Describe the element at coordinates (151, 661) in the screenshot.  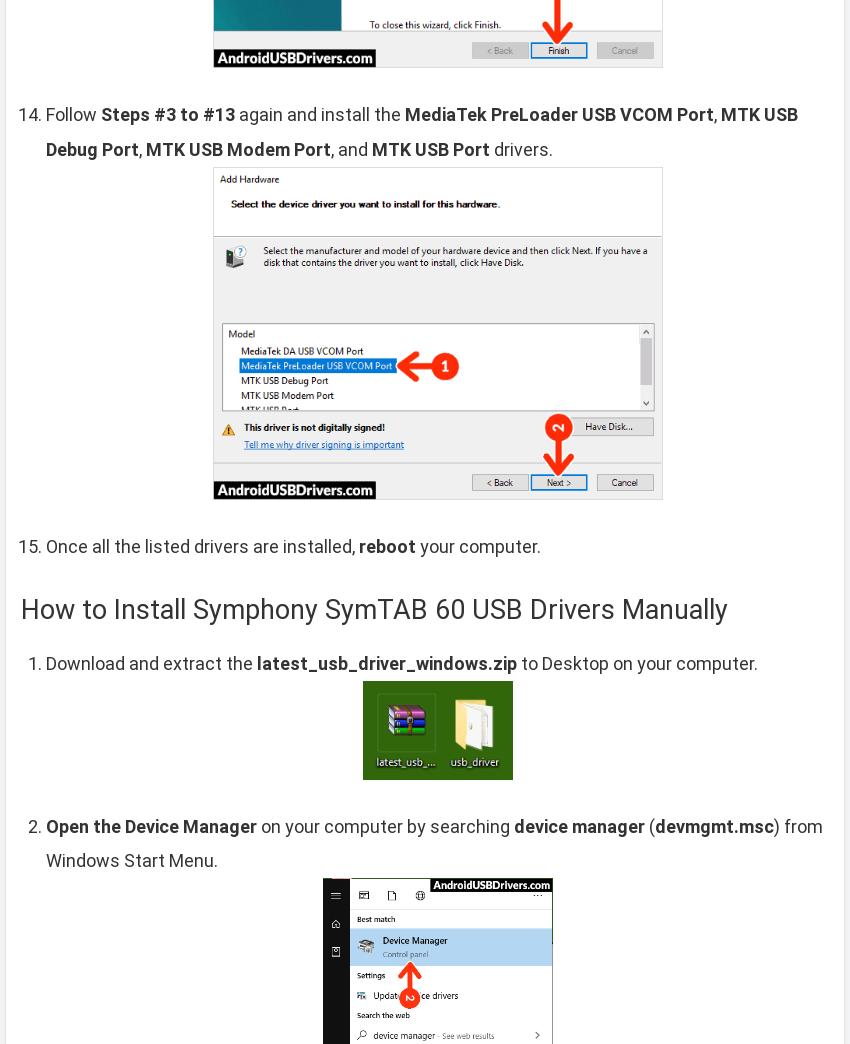
I see `'Download and extract the'` at that location.